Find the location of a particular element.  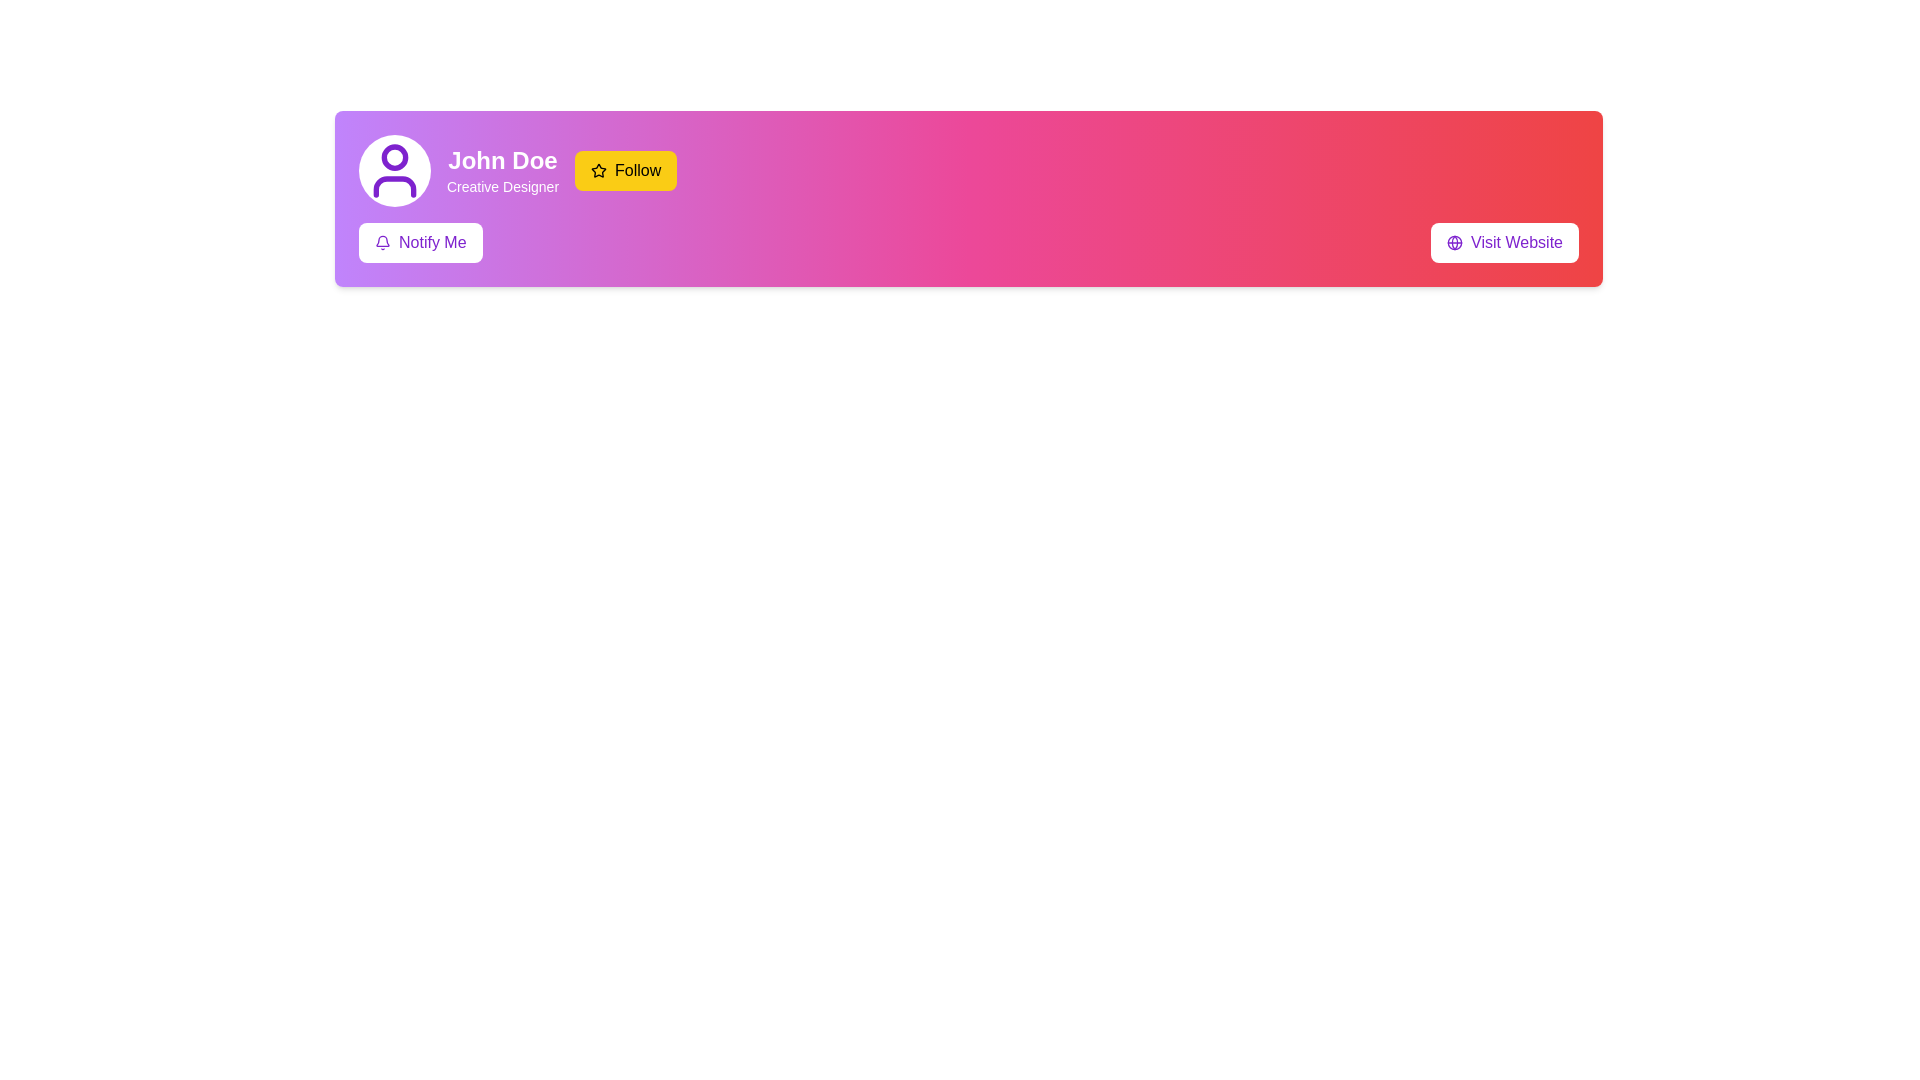

the lower component of the user profile icon, which is encapsulated in a purple circle and positioned below the circular head element is located at coordinates (394, 186).